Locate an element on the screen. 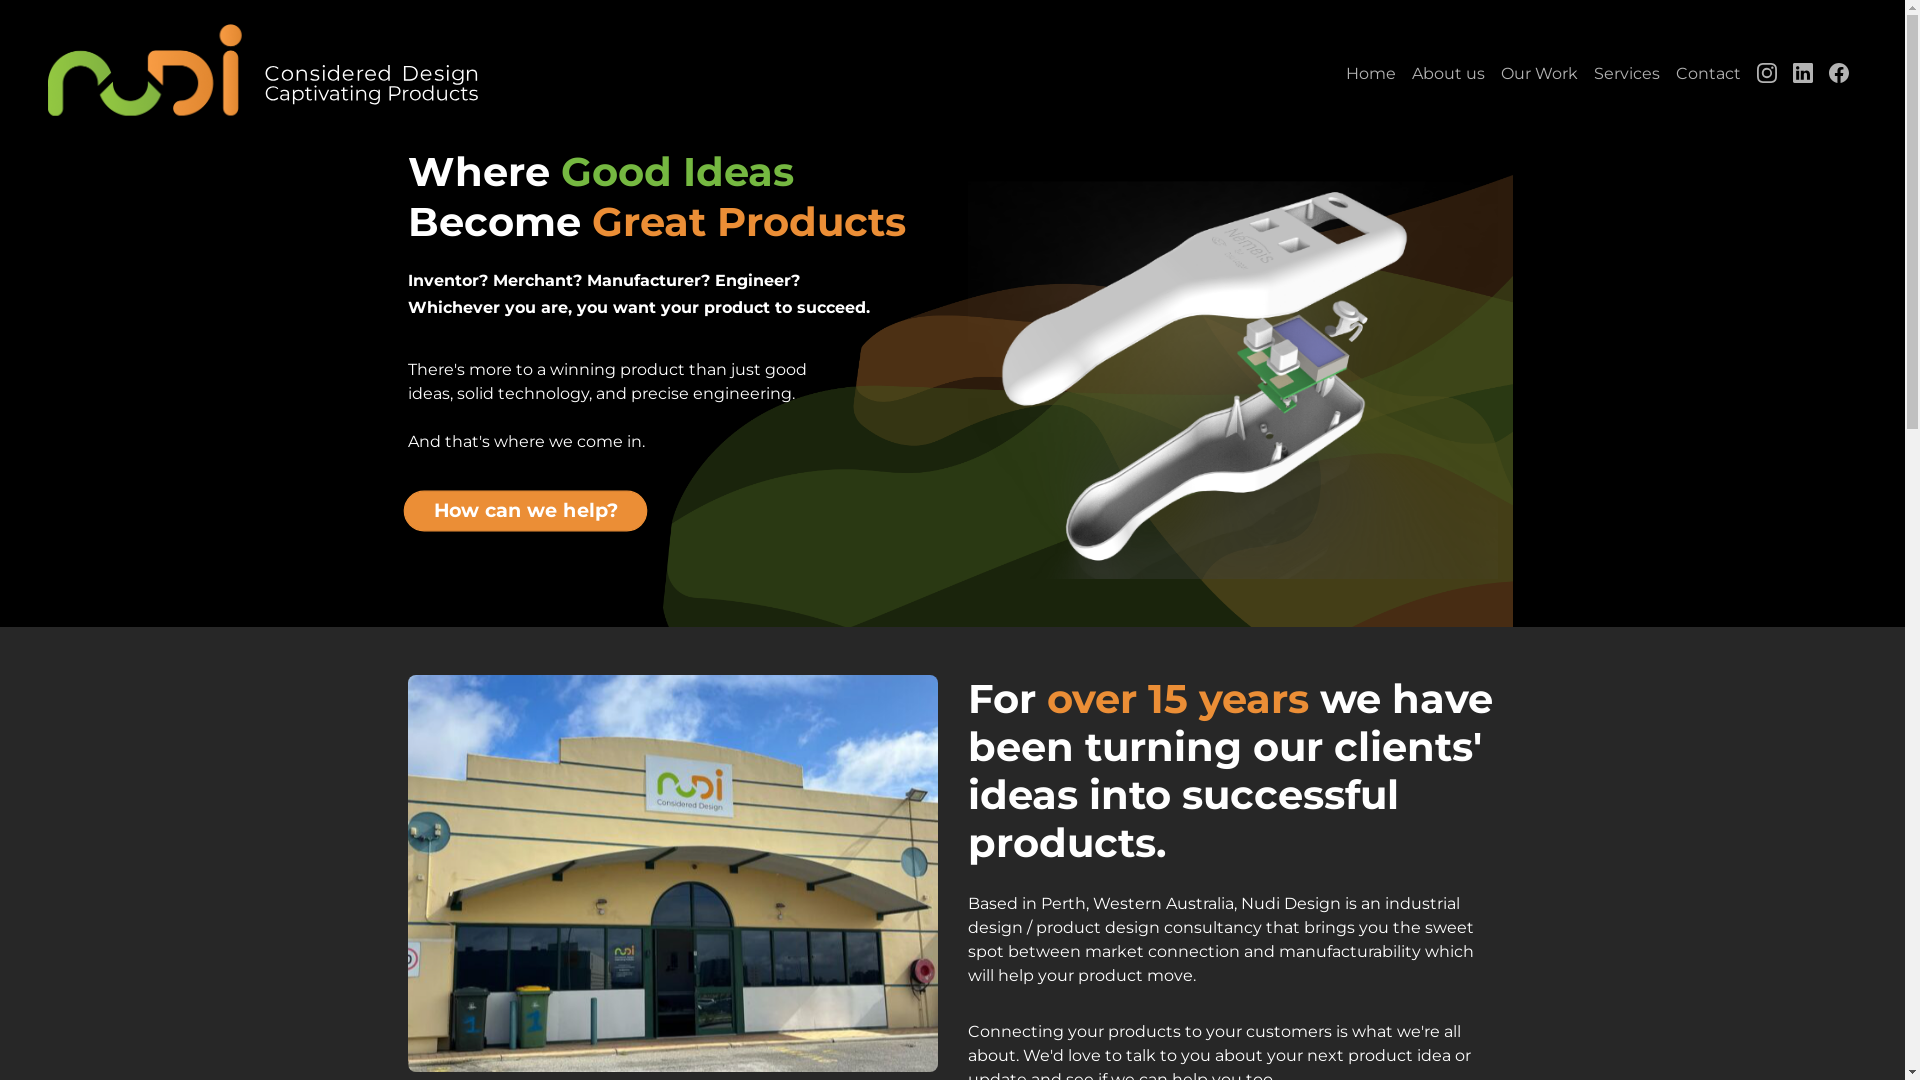 This screenshot has width=1920, height=1080. 'About us' is located at coordinates (1448, 72).